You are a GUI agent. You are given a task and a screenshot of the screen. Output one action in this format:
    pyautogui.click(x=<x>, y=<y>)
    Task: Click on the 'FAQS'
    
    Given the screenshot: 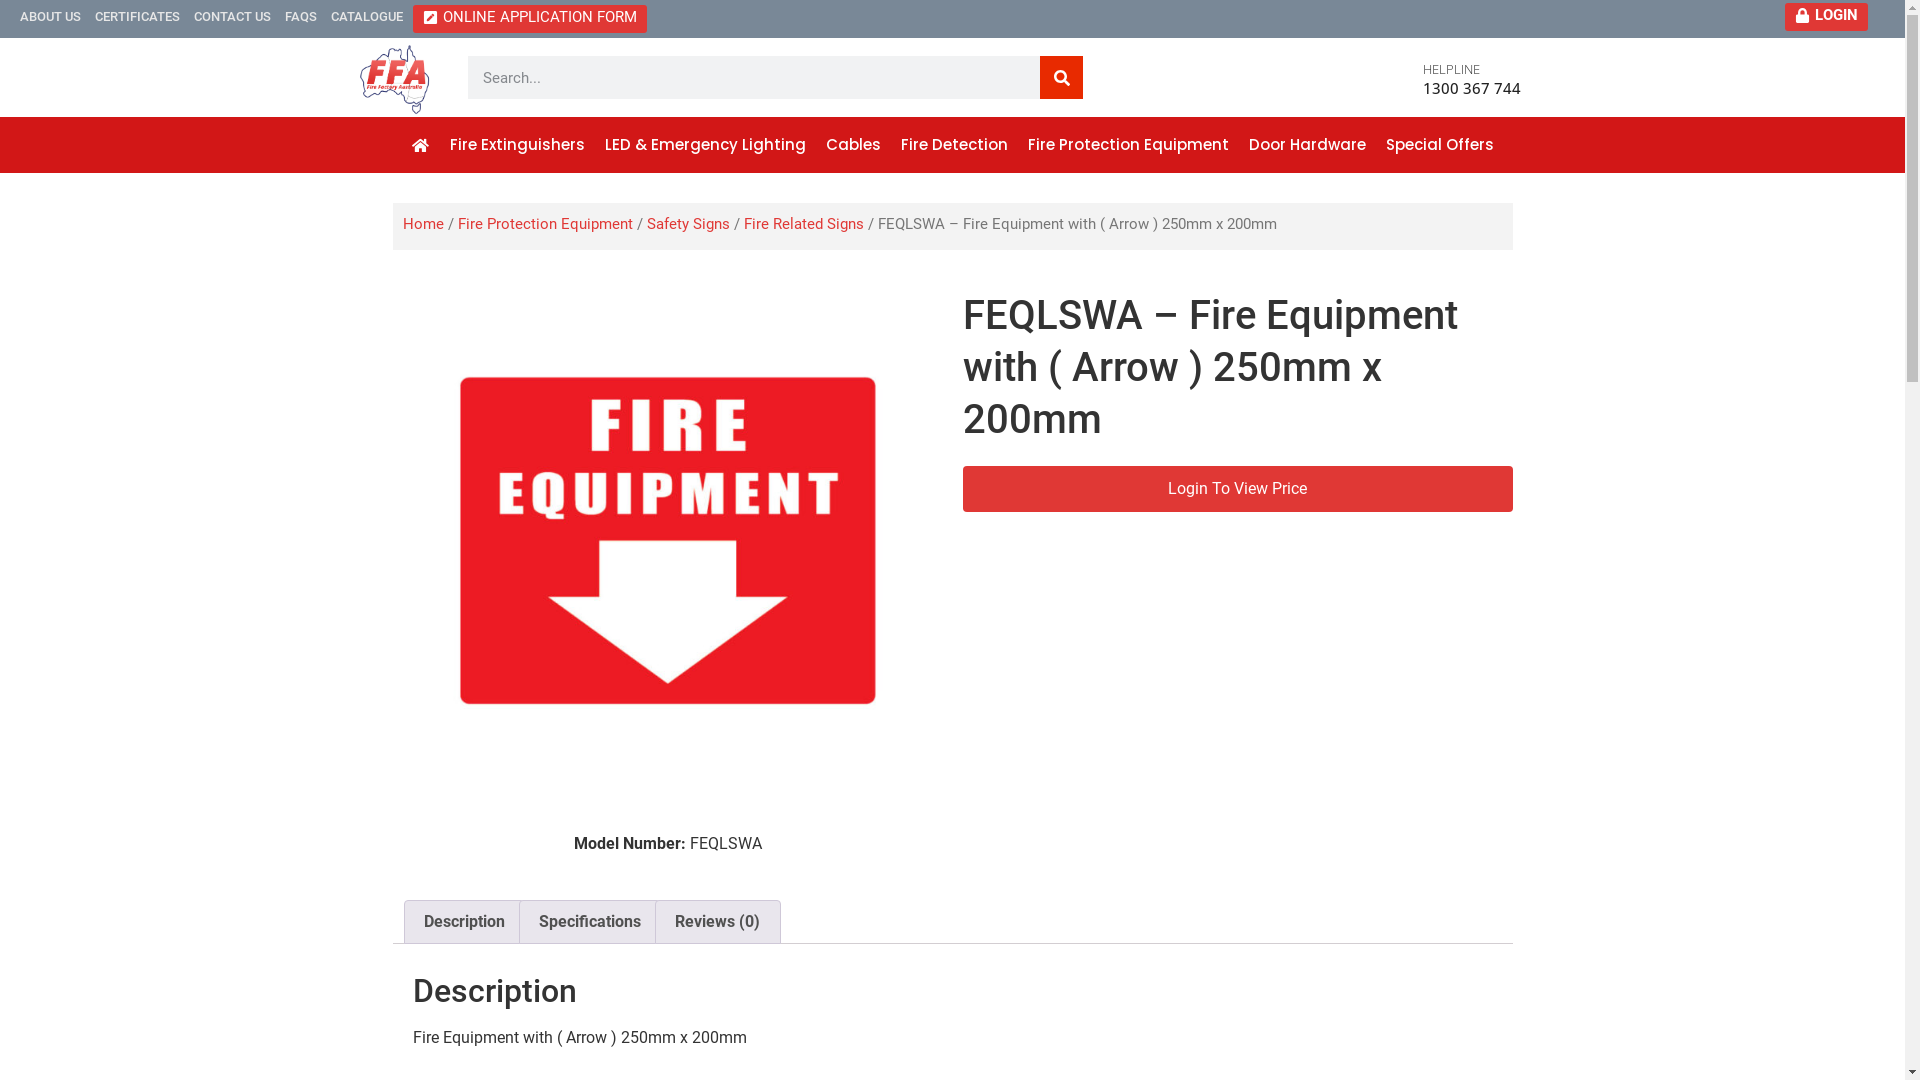 What is the action you would take?
    pyautogui.click(x=283, y=15)
    